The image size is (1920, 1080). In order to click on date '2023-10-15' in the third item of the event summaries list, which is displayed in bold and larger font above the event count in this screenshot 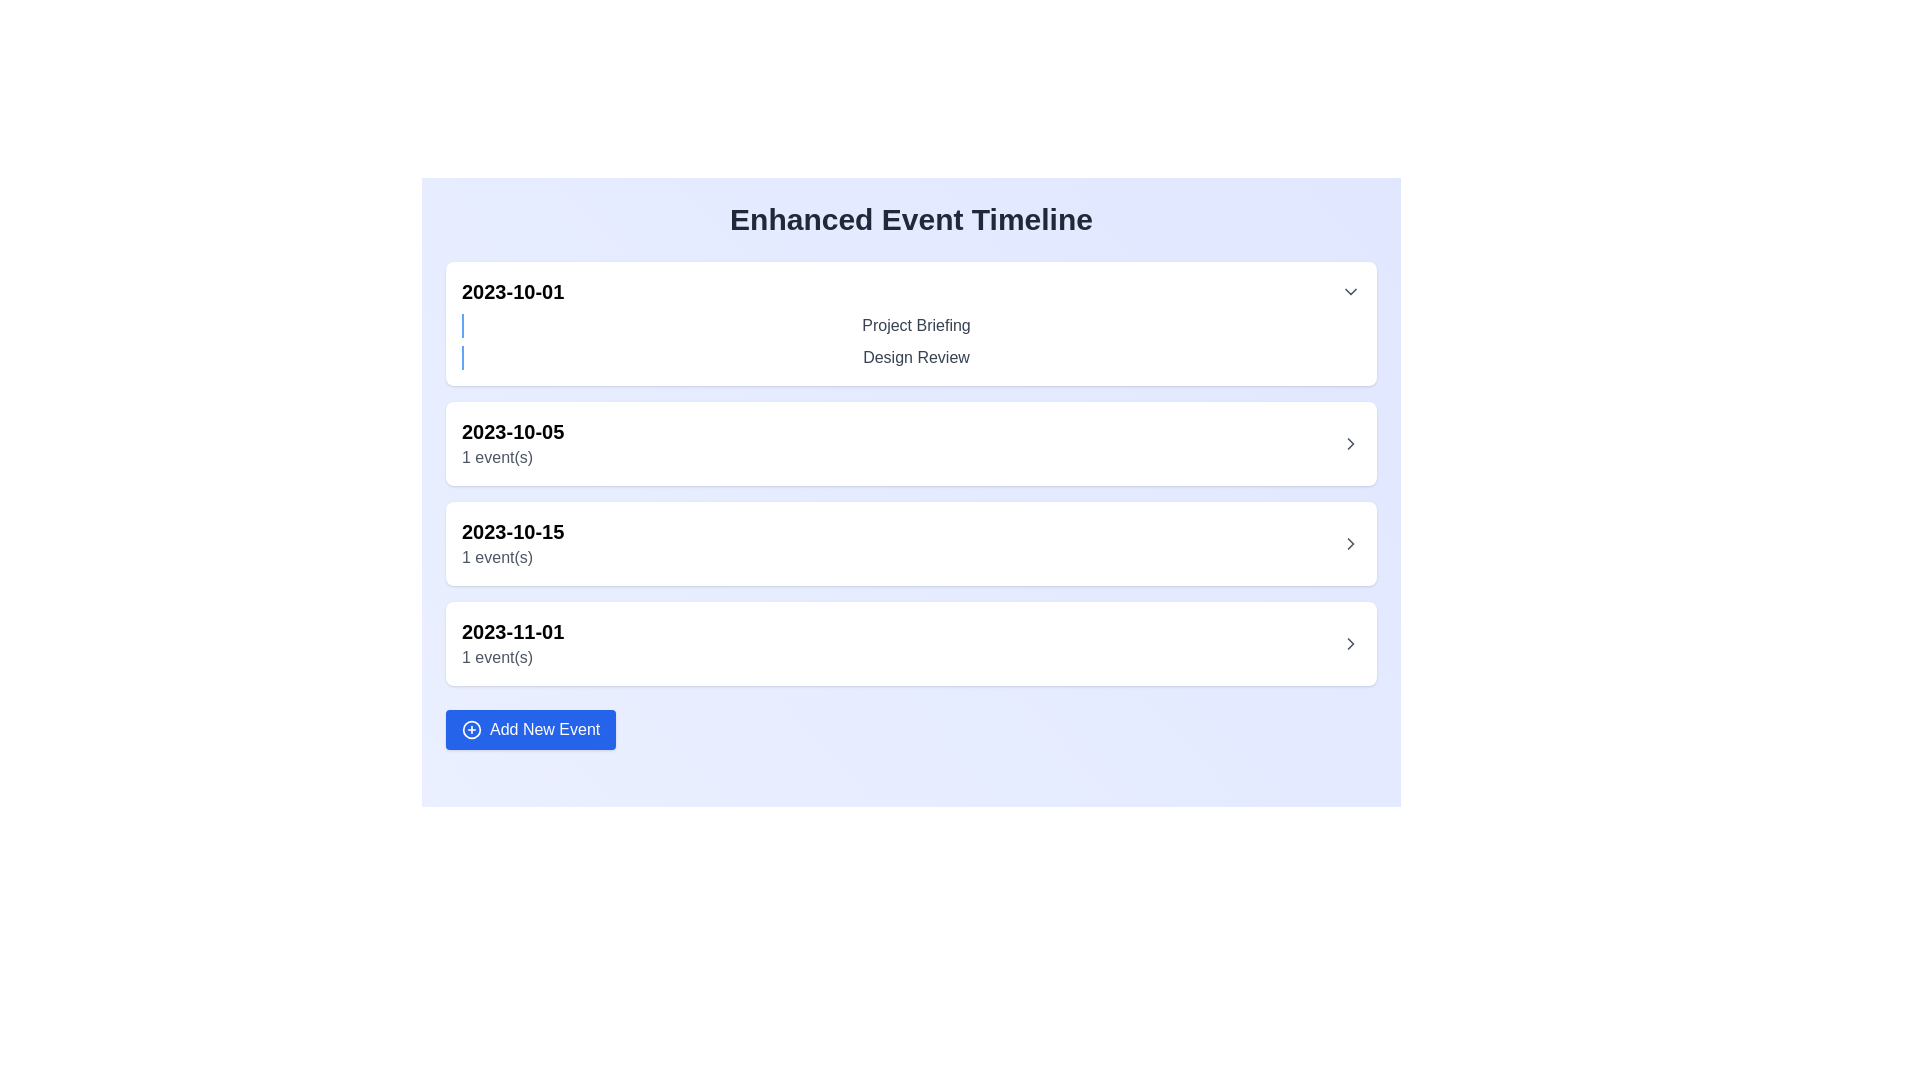, I will do `click(513, 543)`.